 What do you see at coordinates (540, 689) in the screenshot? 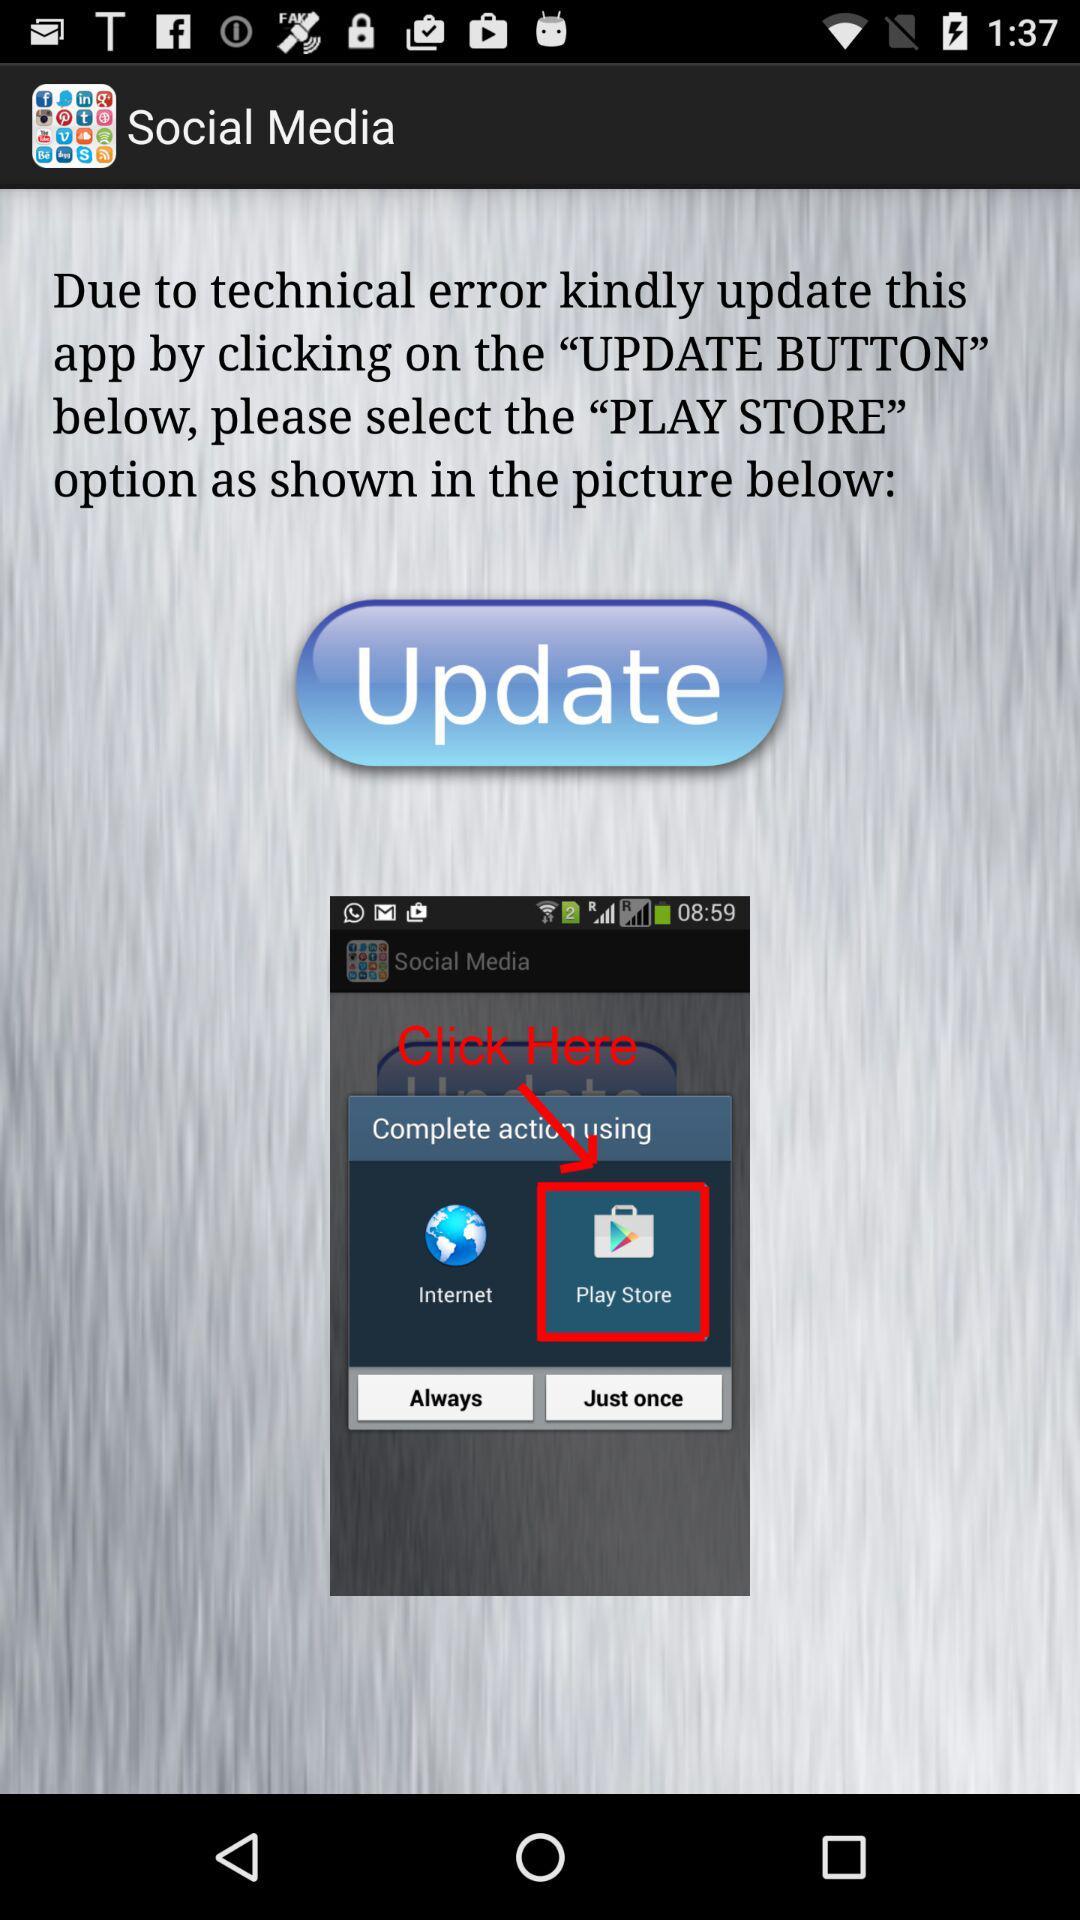
I see `profile` at bounding box center [540, 689].